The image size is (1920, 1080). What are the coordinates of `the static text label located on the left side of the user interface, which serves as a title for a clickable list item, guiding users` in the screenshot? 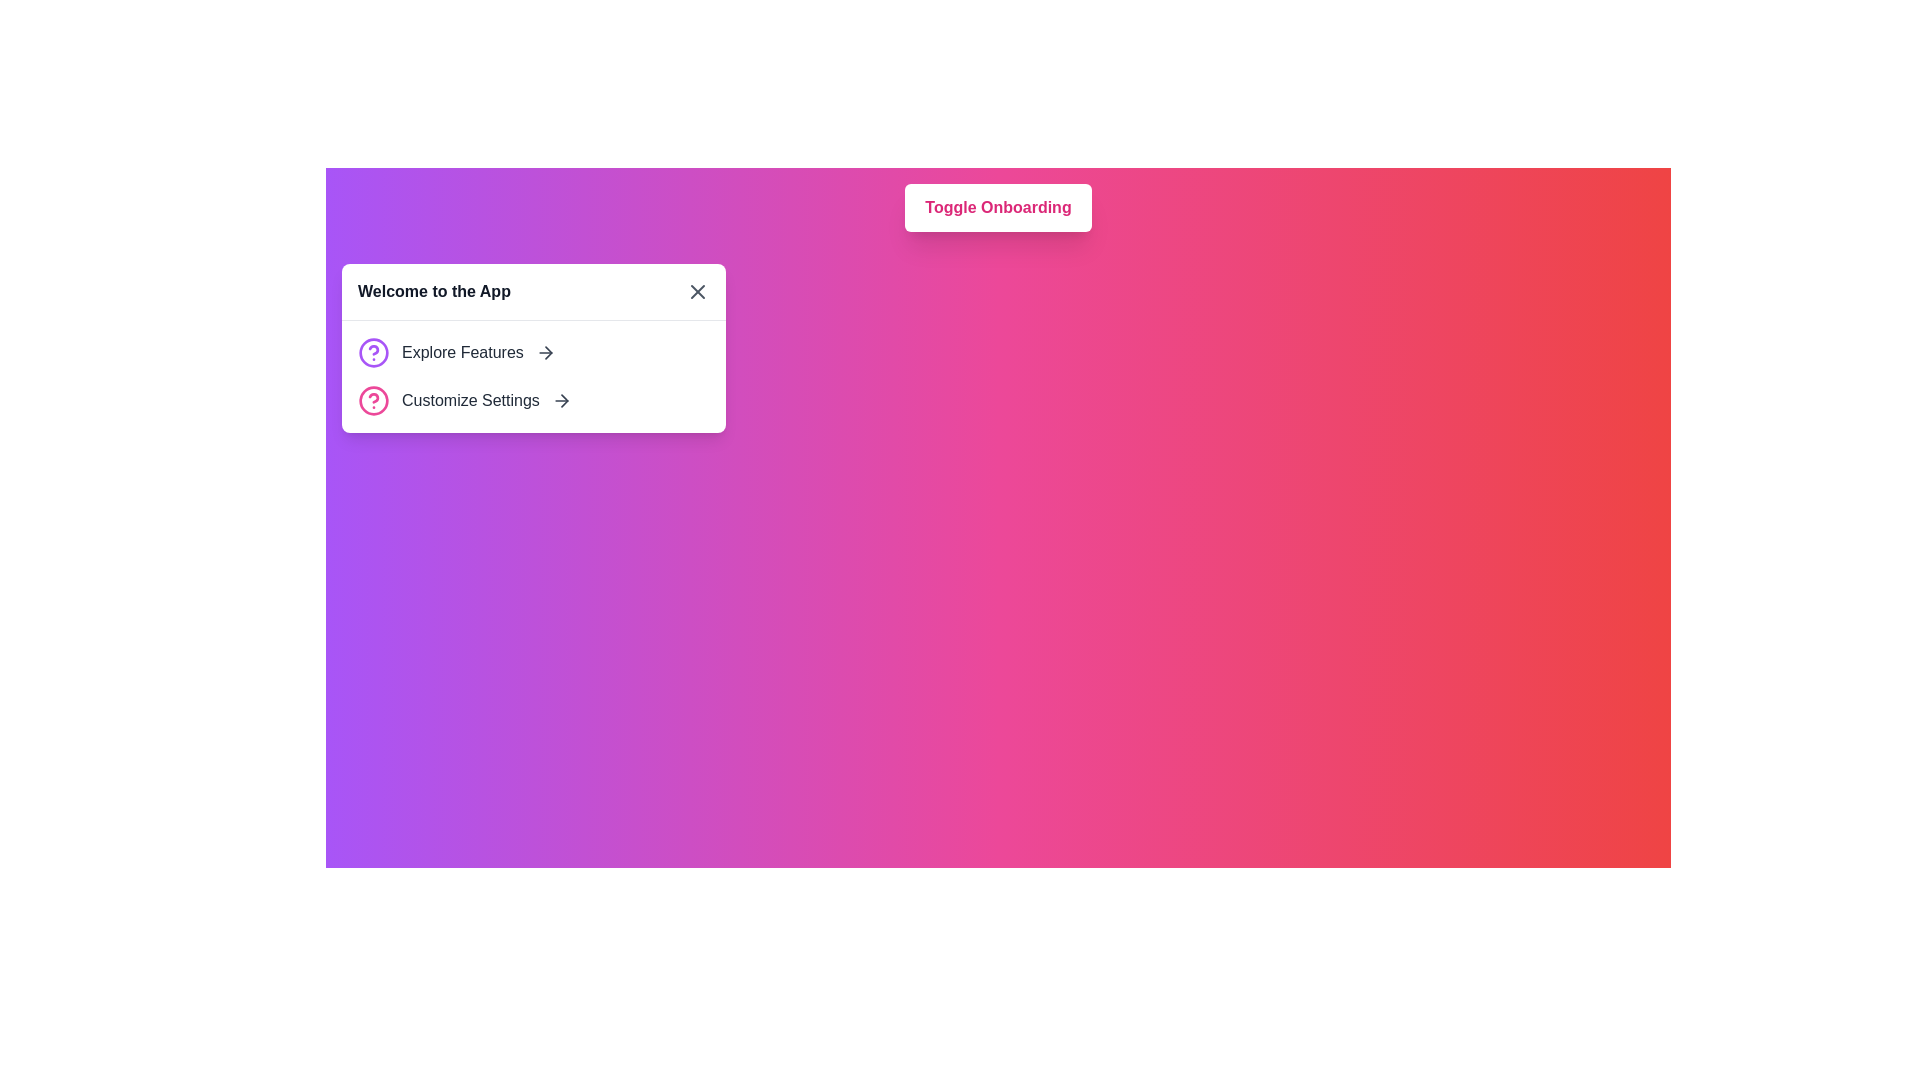 It's located at (461, 352).